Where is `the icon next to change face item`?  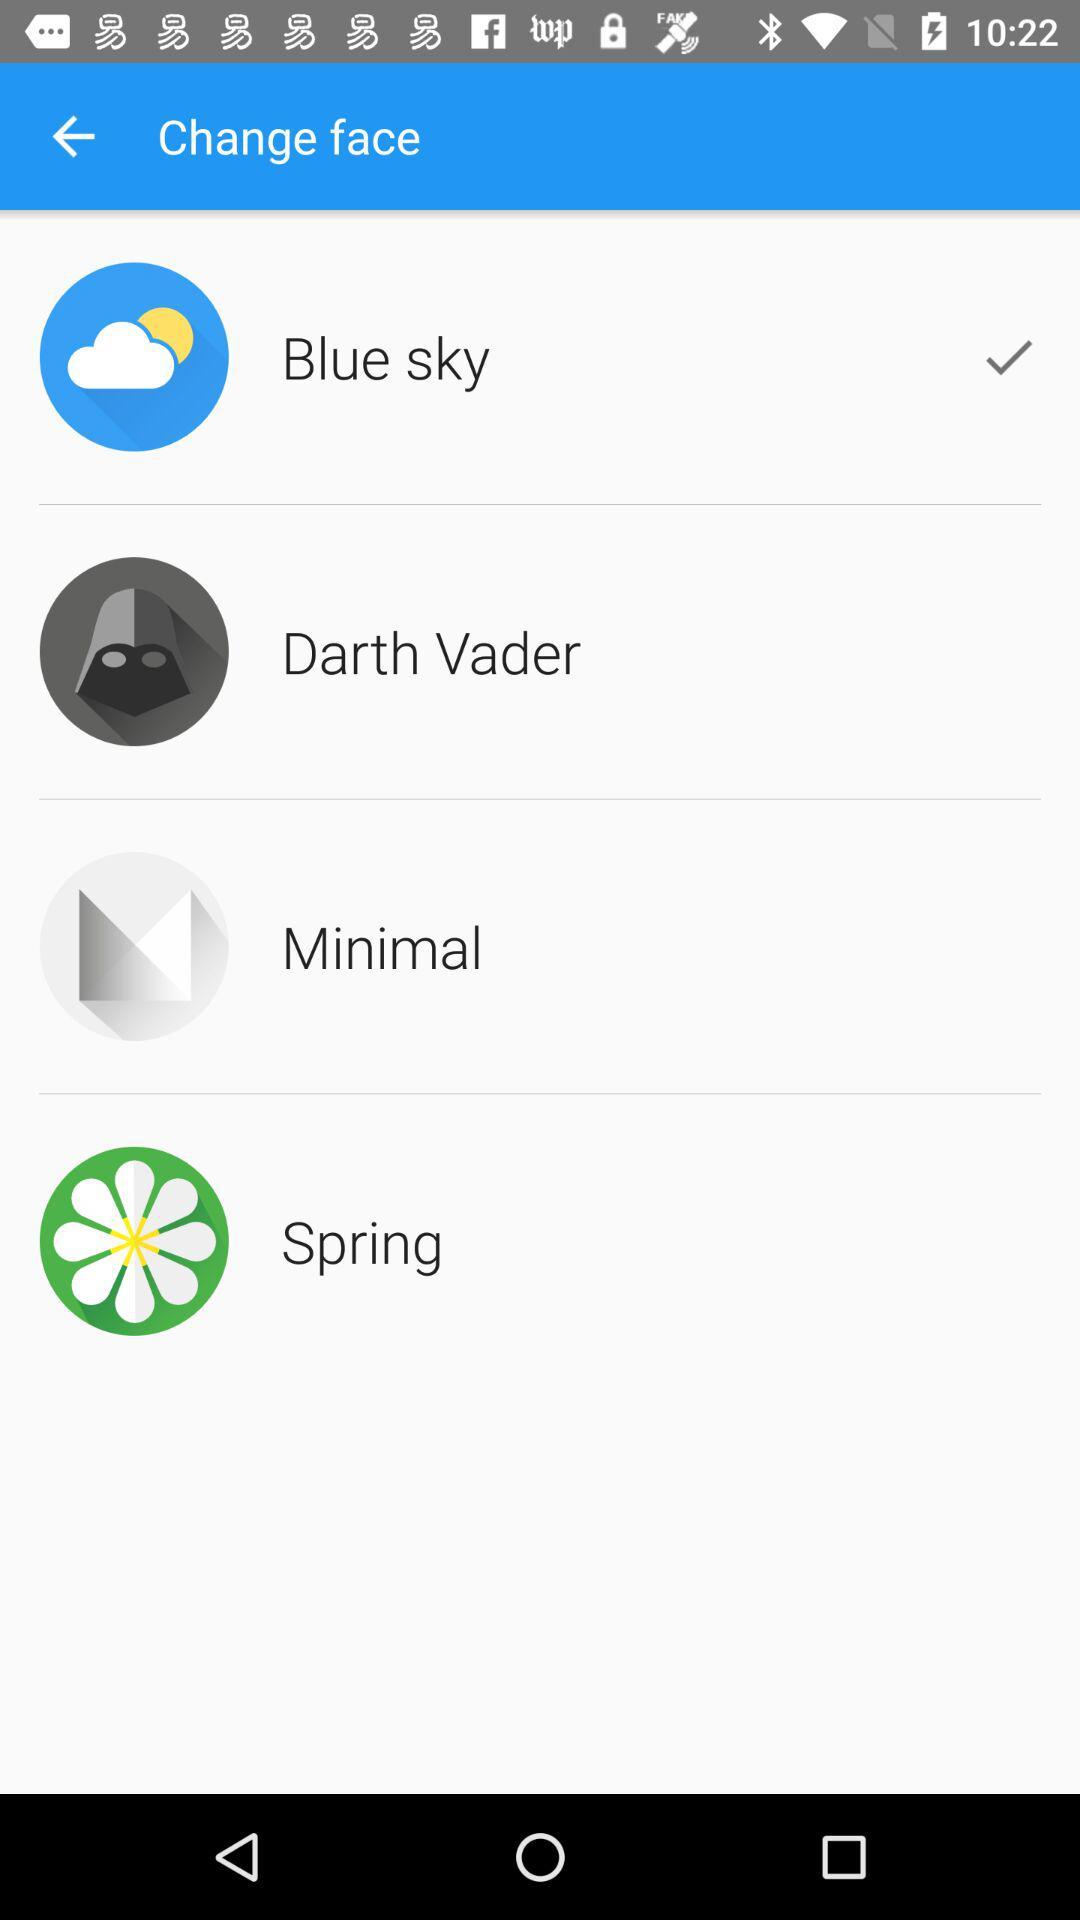 the icon next to change face item is located at coordinates (72, 135).